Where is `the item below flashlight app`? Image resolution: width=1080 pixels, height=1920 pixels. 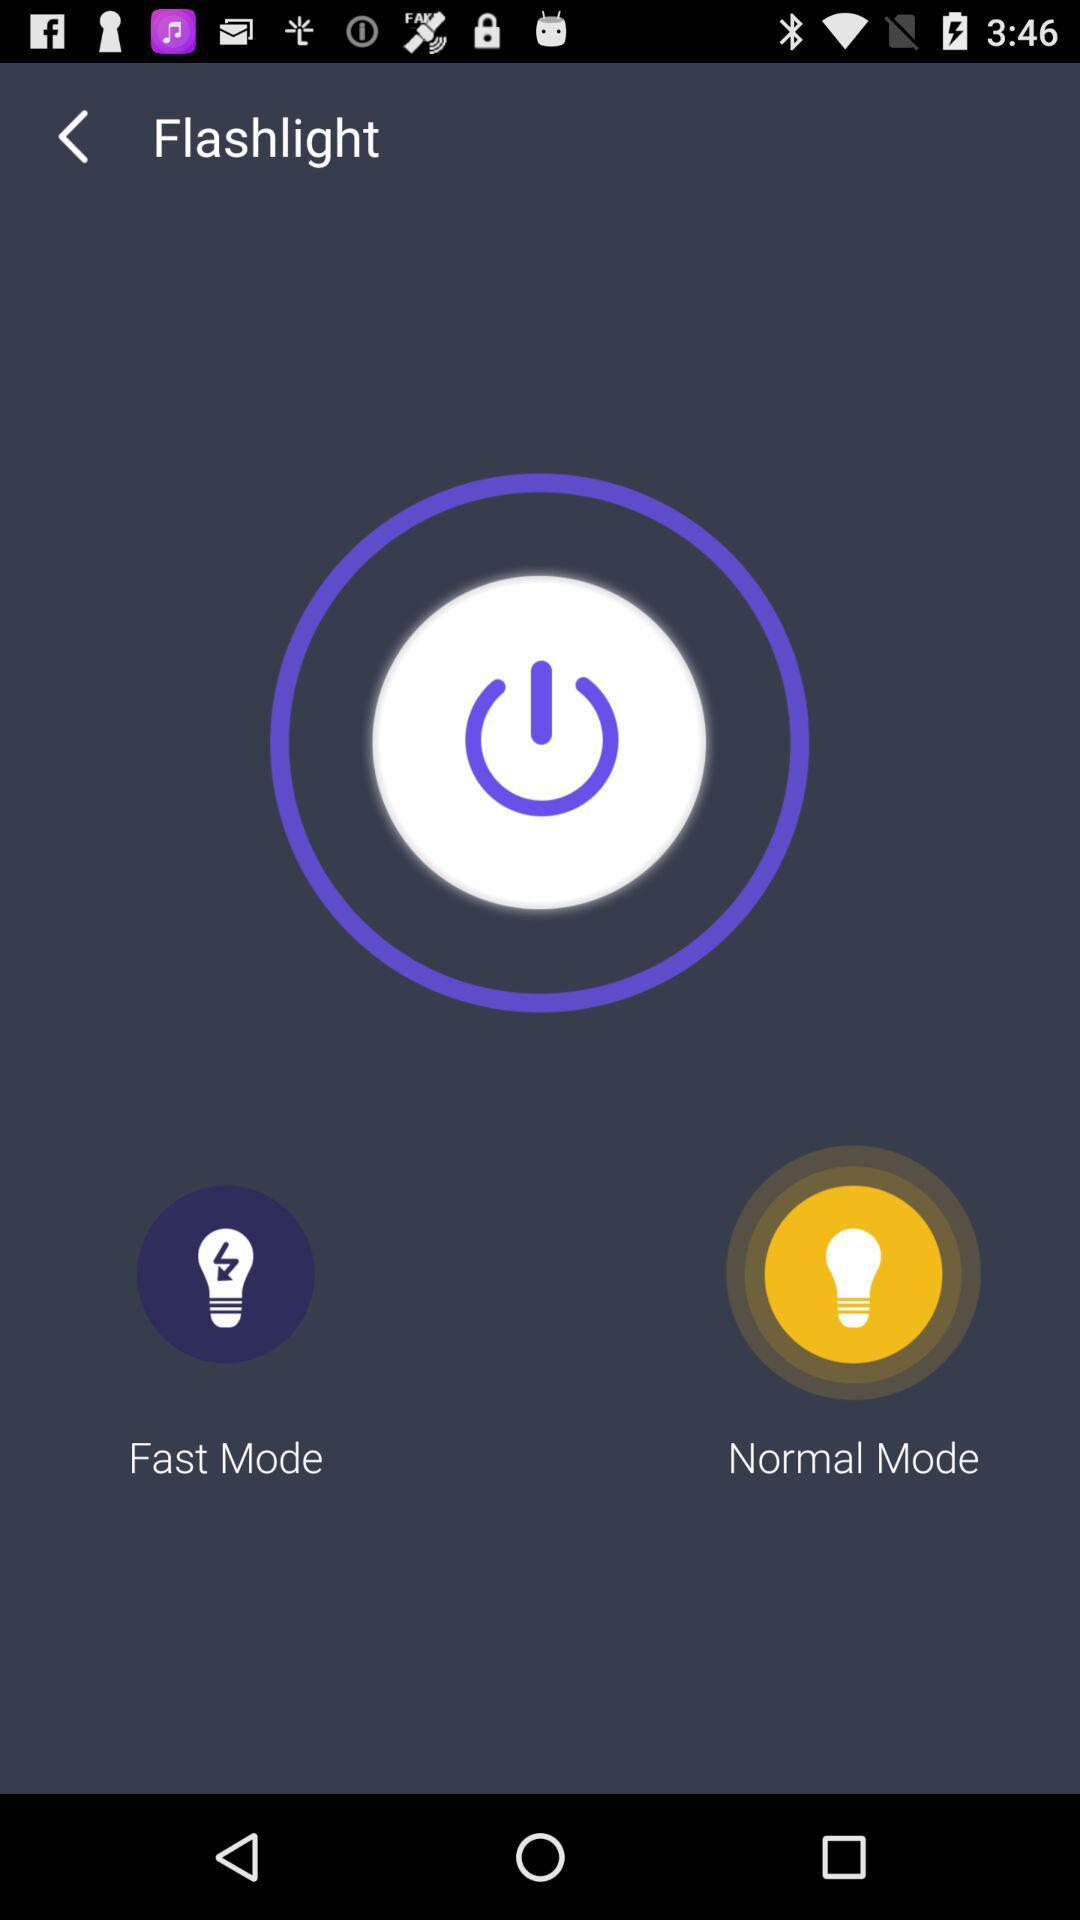 the item below flashlight app is located at coordinates (538, 741).